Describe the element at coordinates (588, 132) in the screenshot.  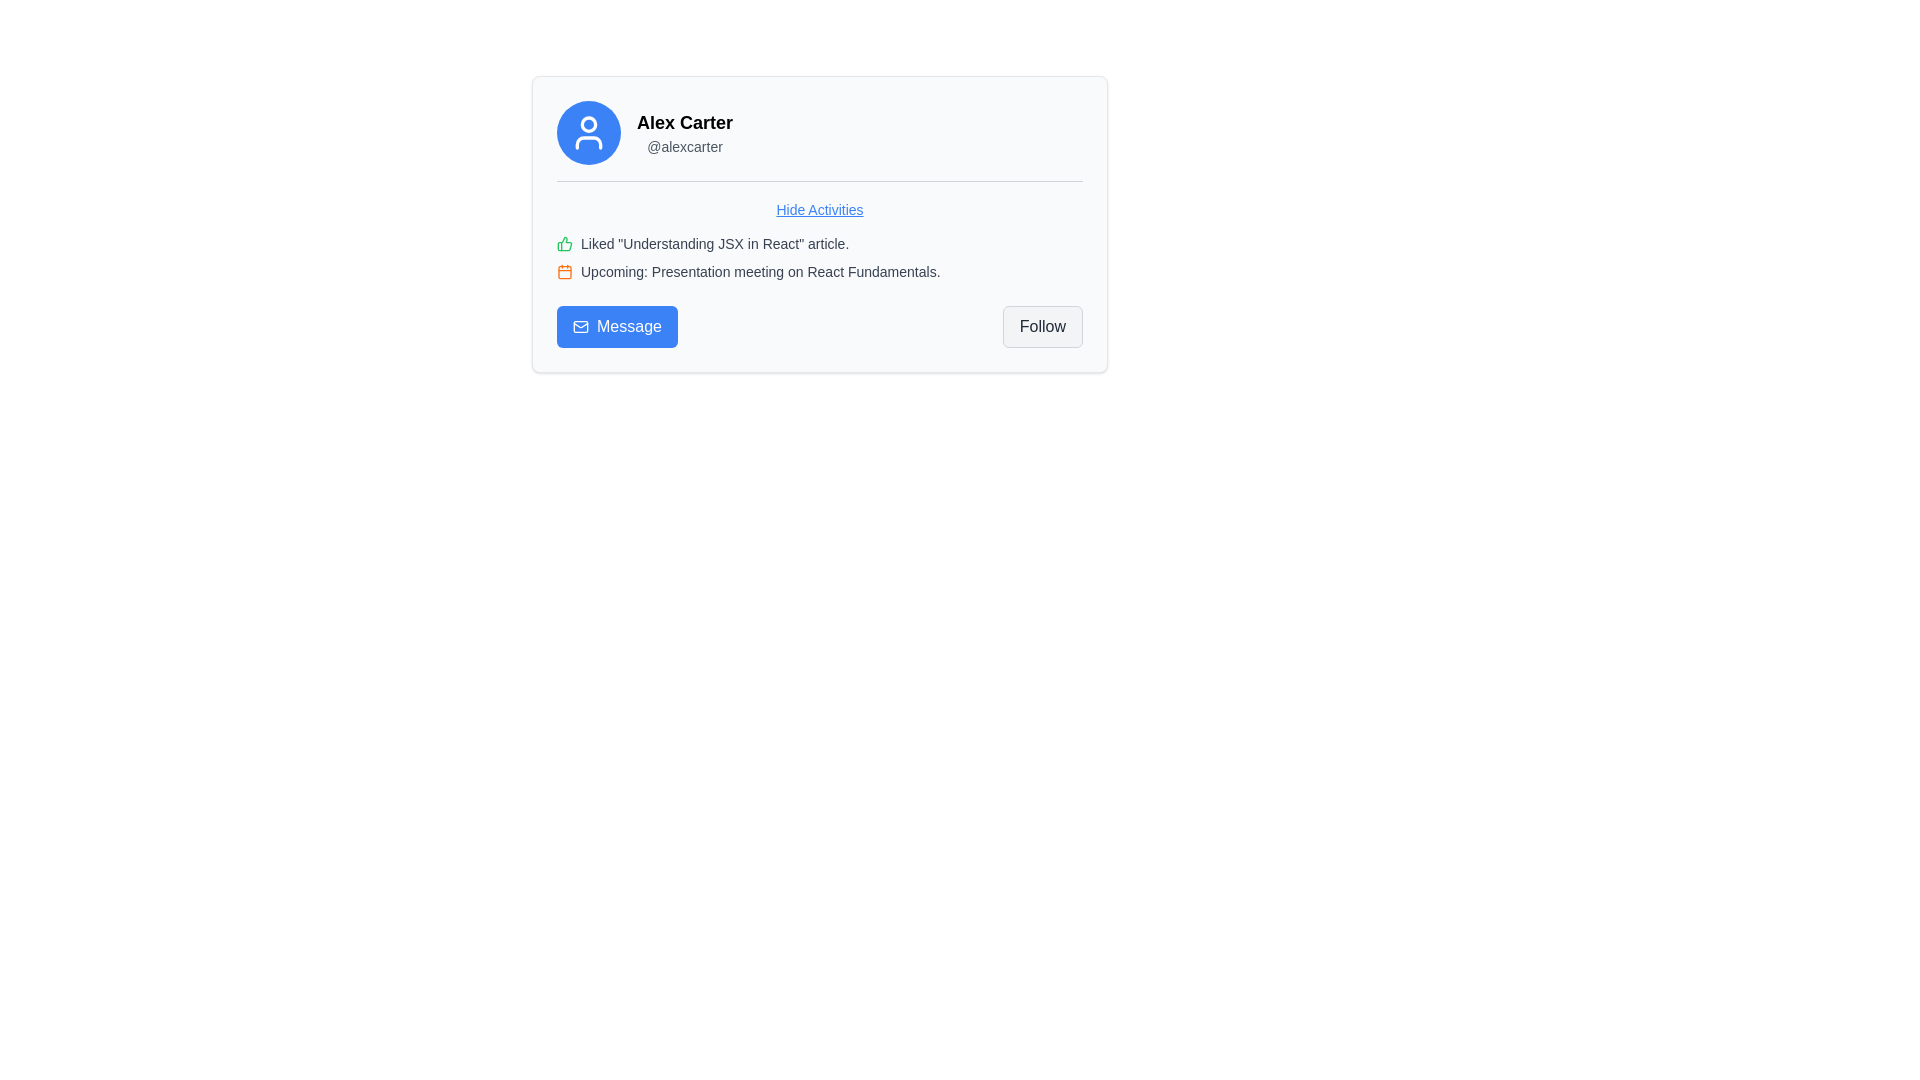
I see `the user profile icon, which is represented by a rounded blue background circle at the top-left section of the user profile card` at that location.